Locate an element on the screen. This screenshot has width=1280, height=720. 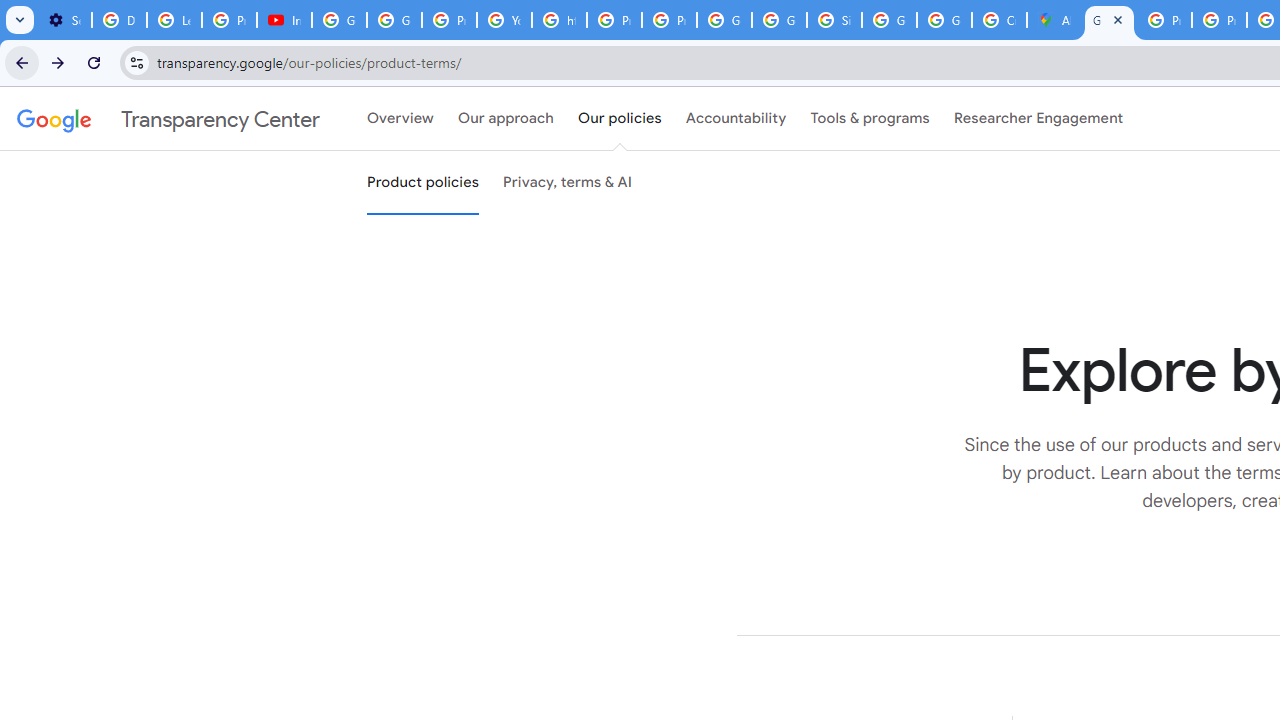
'Learn how to find your photos - Google Photos Help' is located at coordinates (174, 20).